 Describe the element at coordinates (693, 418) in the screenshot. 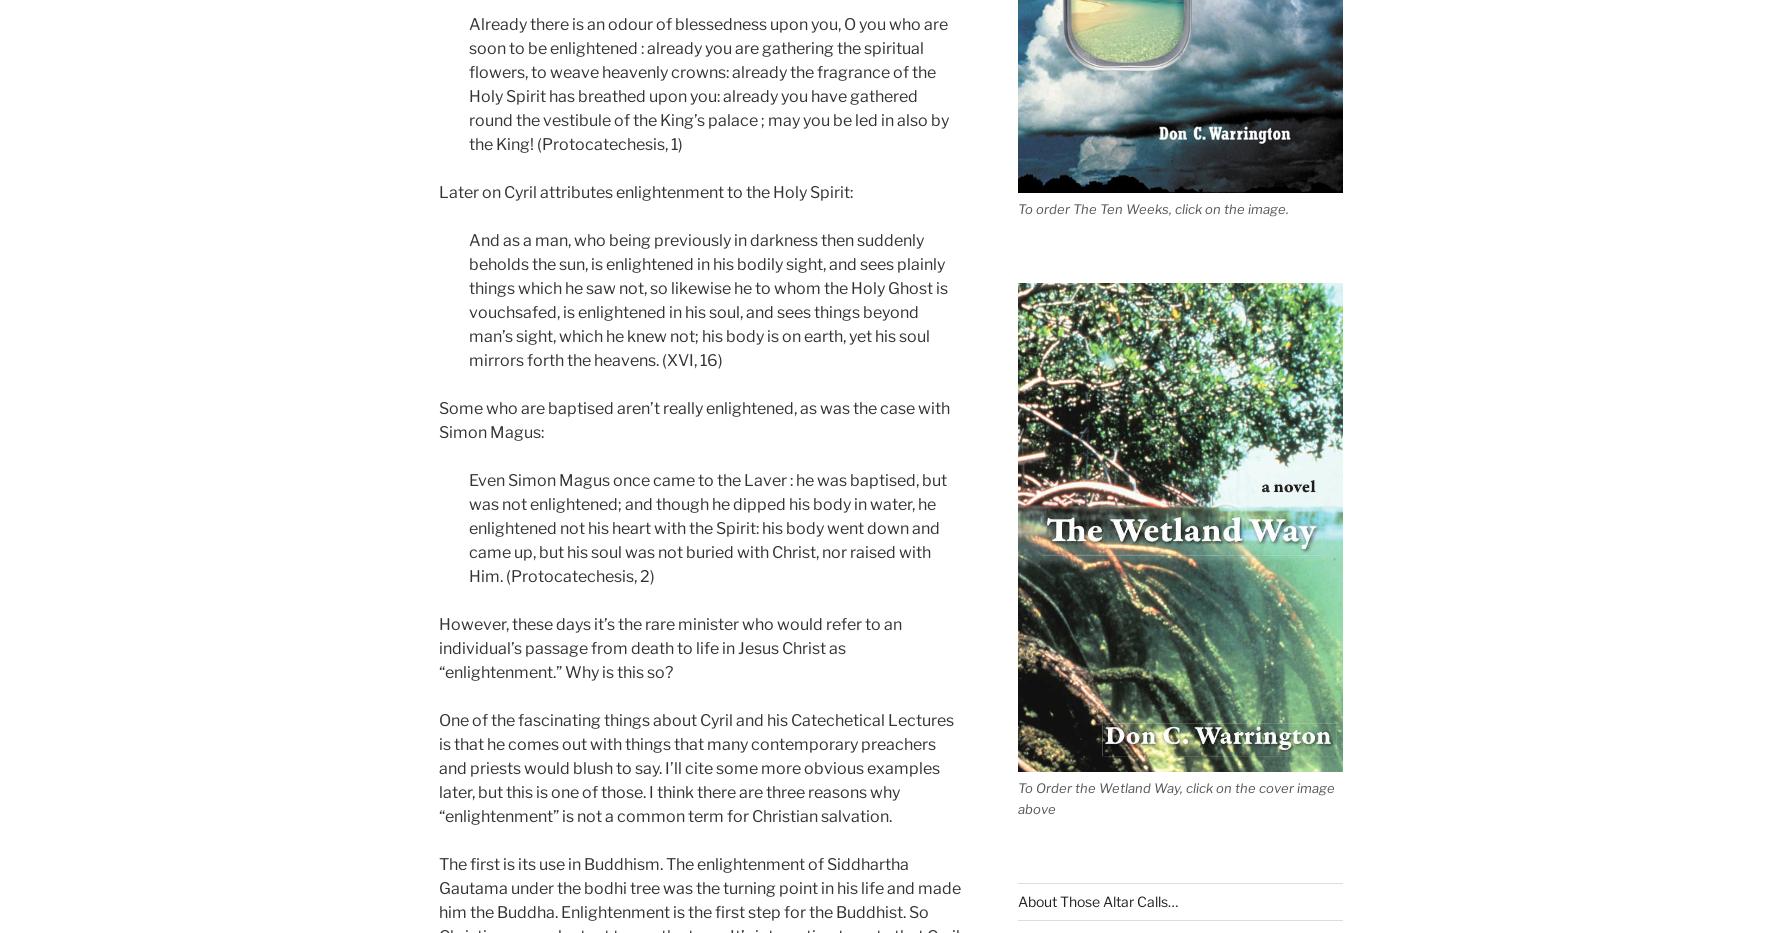

I see `'Some who are baptised aren’t really enlightened, as was the case with Simon Magus:'` at that location.